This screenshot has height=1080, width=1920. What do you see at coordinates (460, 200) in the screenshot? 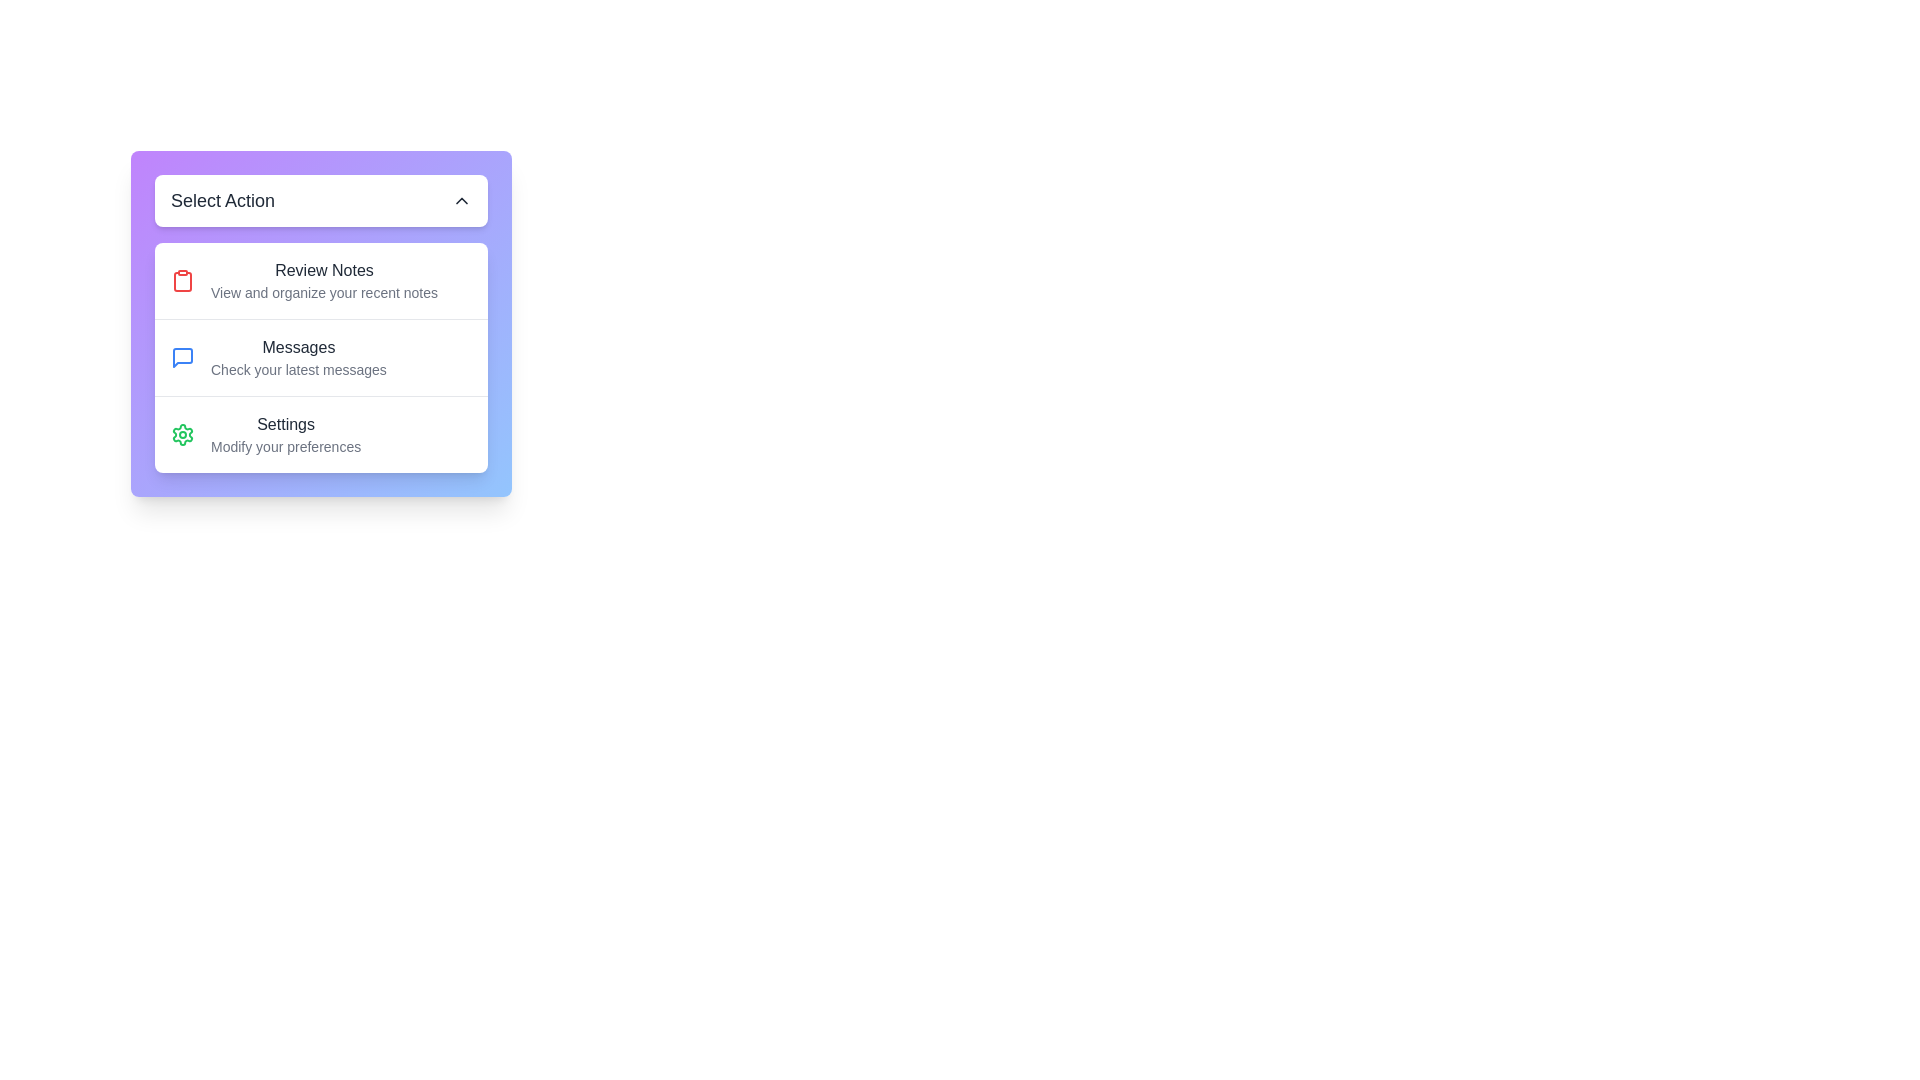
I see `the chevron icon located to the right of the 'Select Action' text` at bounding box center [460, 200].